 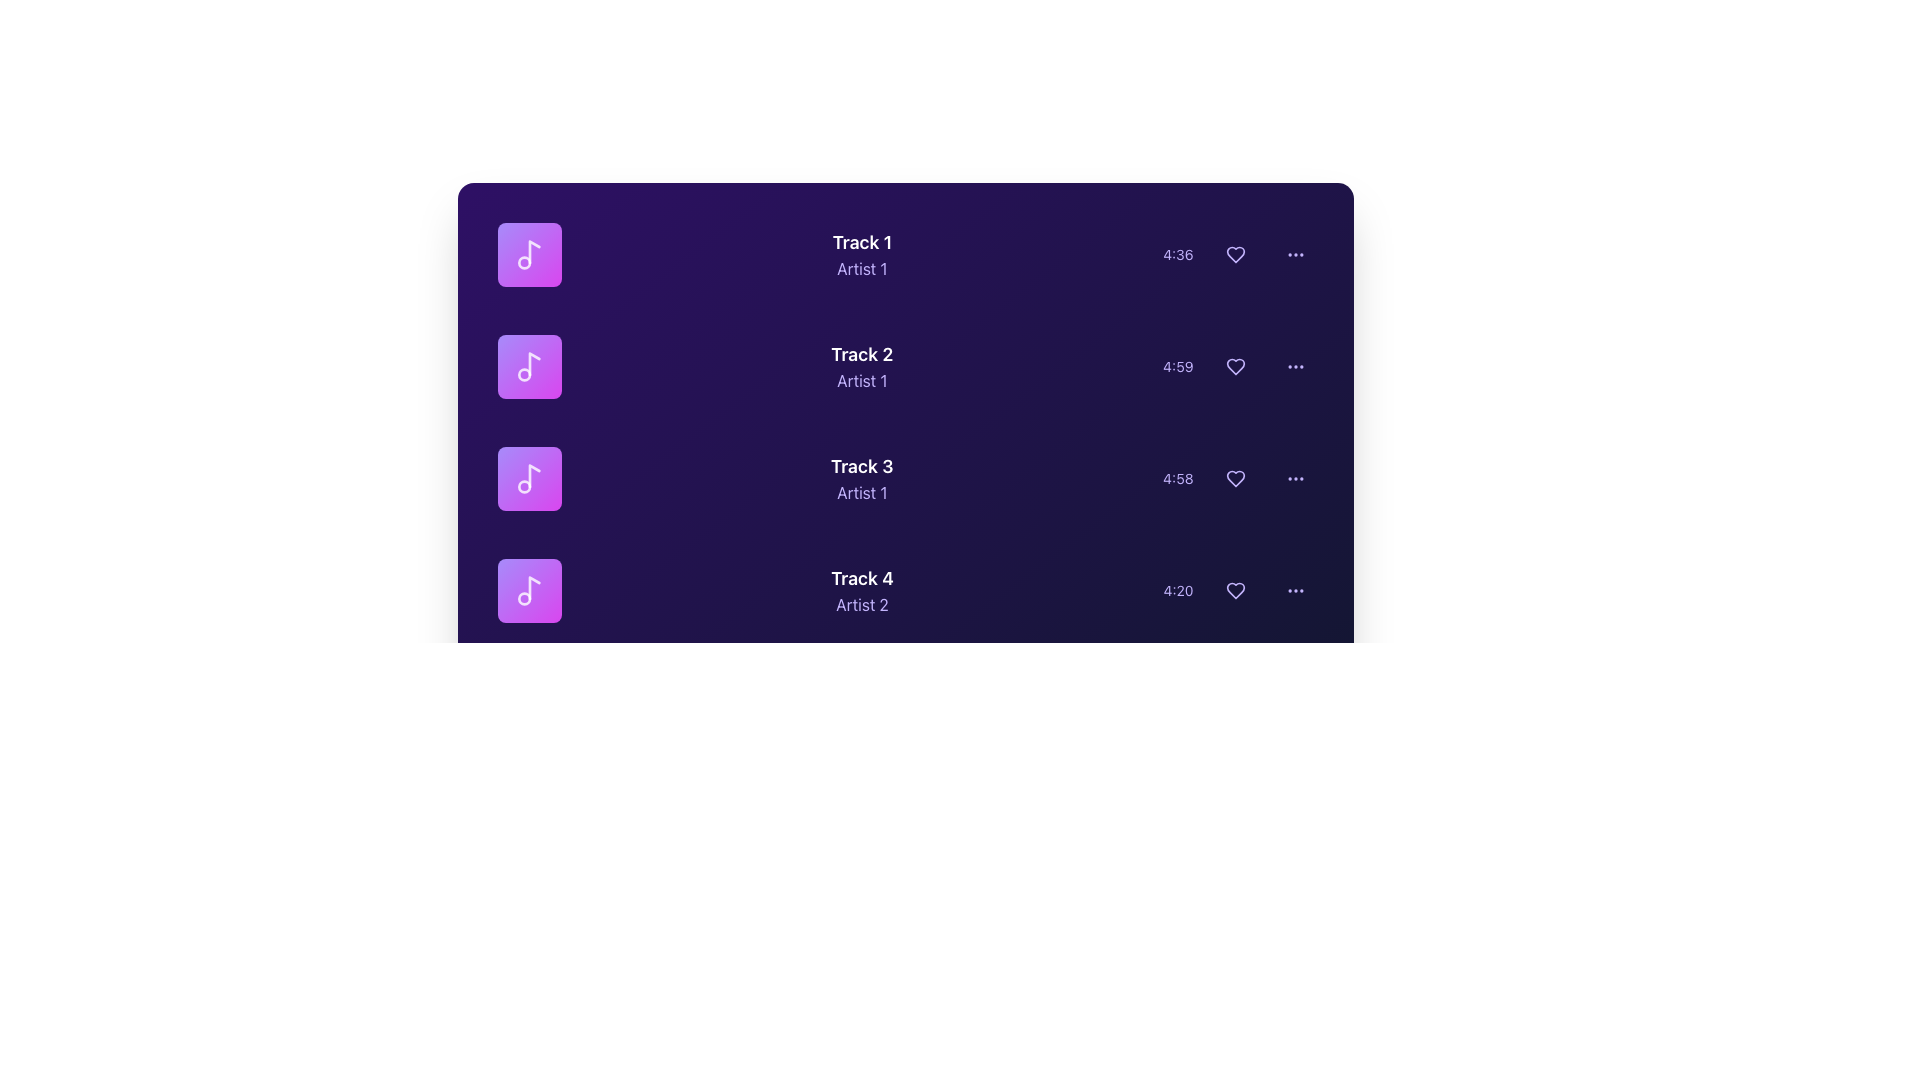 What do you see at coordinates (529, 589) in the screenshot?
I see `the button representing 'Track 4'` at bounding box center [529, 589].